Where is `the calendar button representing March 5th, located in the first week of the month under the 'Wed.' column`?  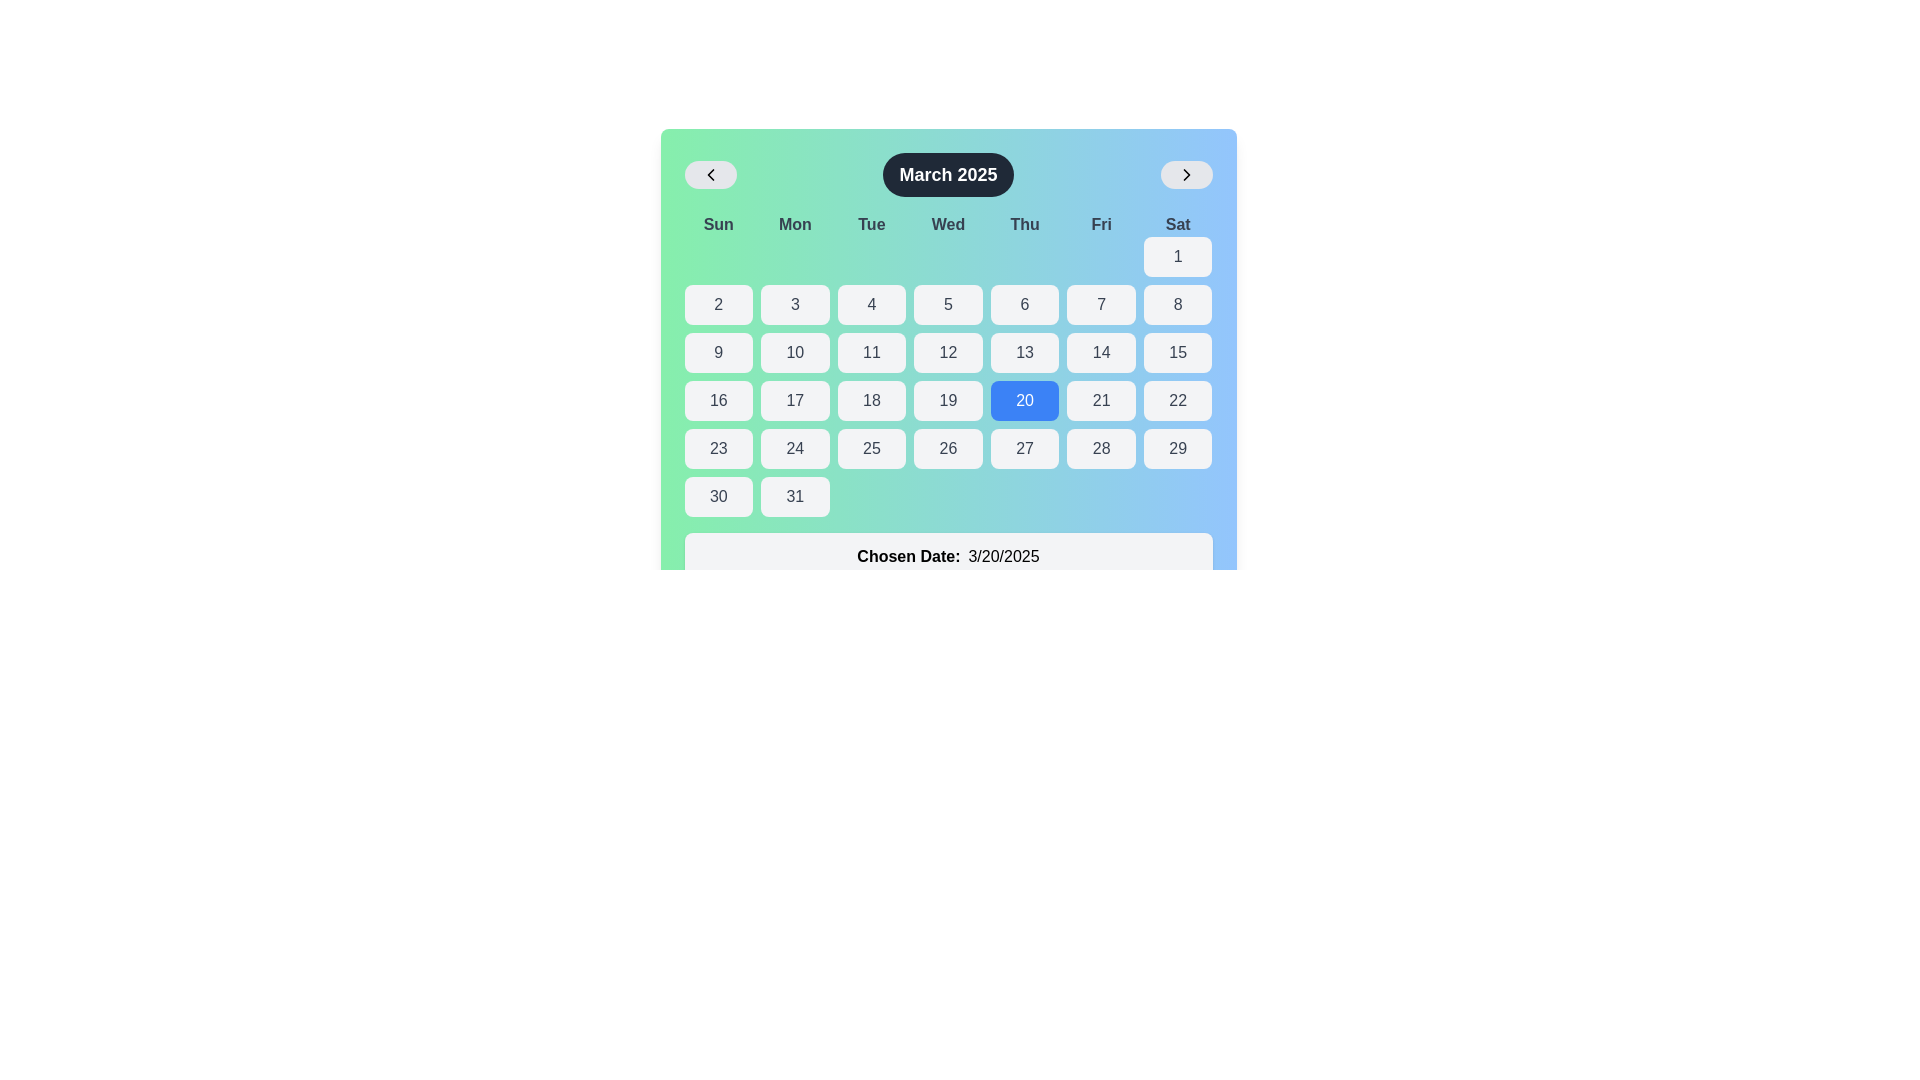 the calendar button representing March 5th, located in the first week of the month under the 'Wed.' column is located at coordinates (947, 304).